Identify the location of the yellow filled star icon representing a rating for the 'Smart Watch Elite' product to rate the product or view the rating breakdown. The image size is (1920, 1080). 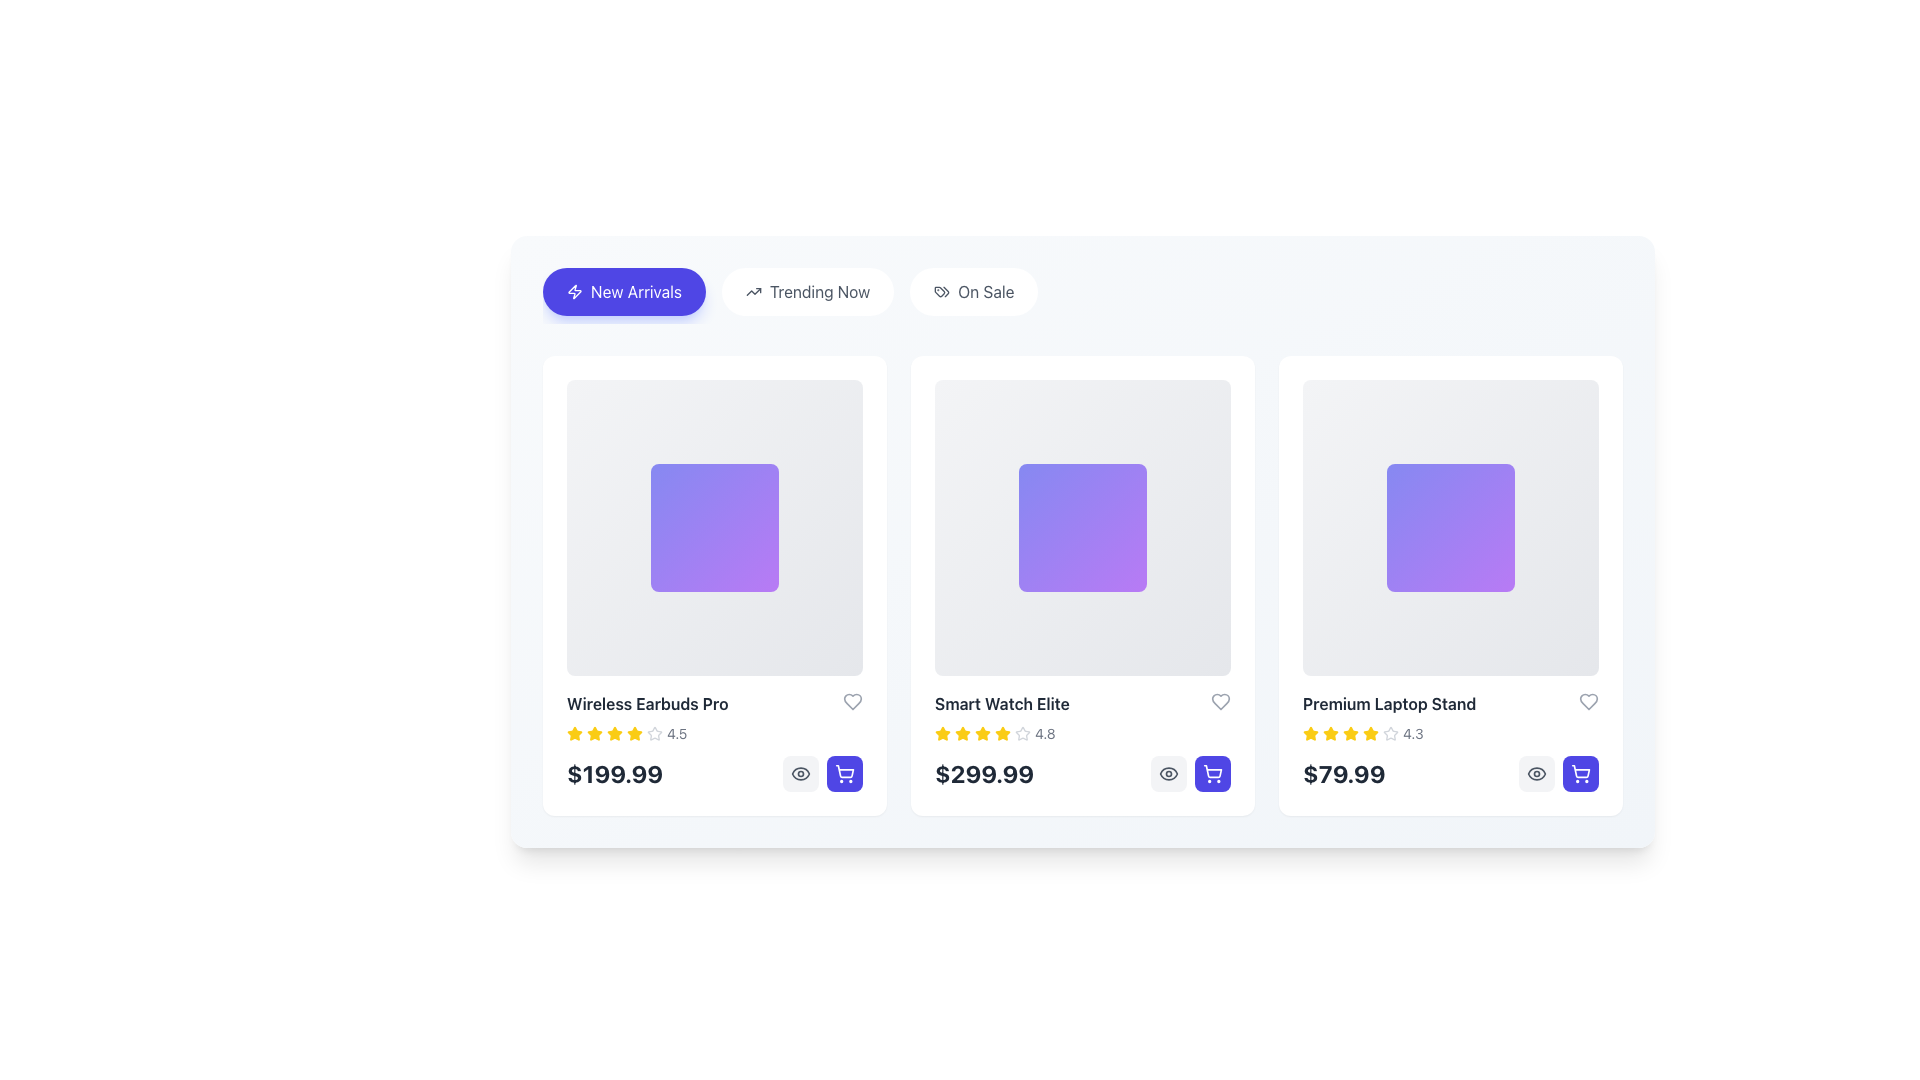
(963, 733).